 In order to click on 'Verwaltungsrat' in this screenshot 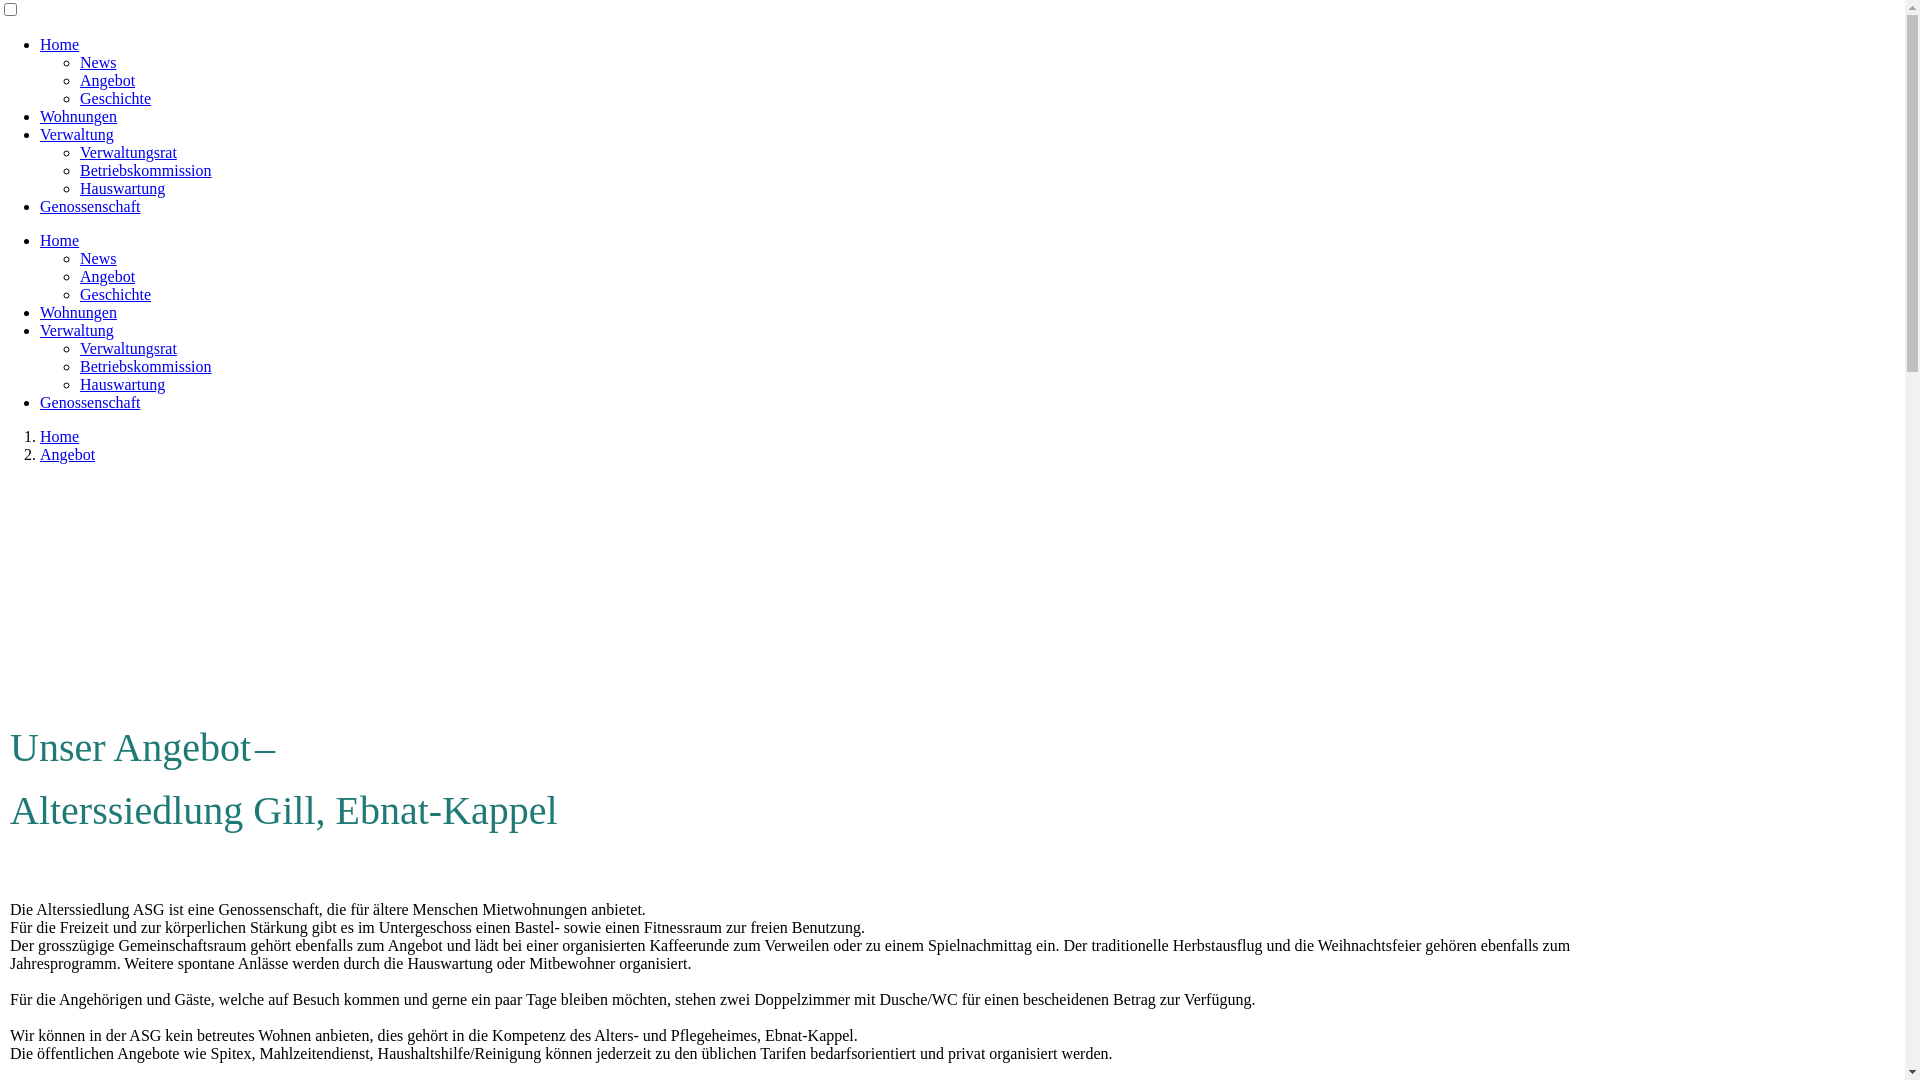, I will do `click(127, 151)`.